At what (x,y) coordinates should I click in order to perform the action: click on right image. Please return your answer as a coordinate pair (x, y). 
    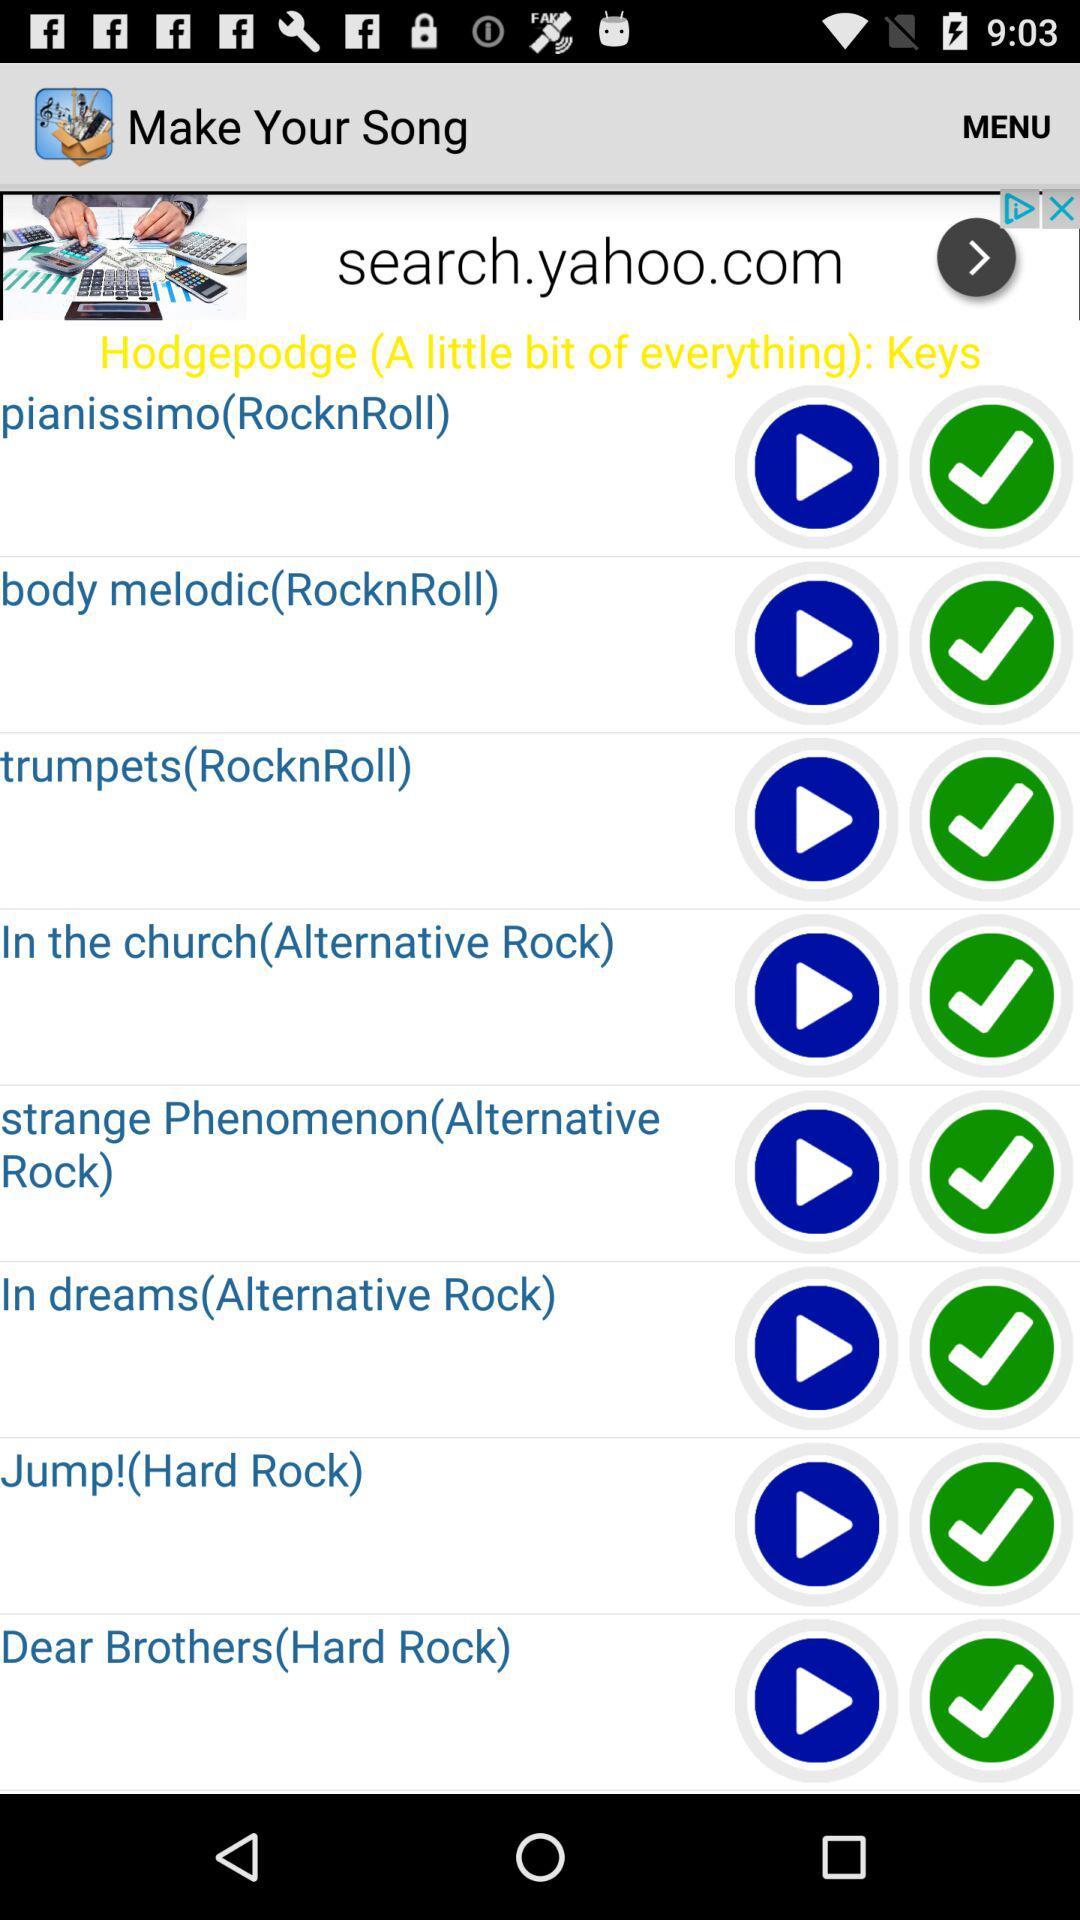
    Looking at the image, I should click on (992, 467).